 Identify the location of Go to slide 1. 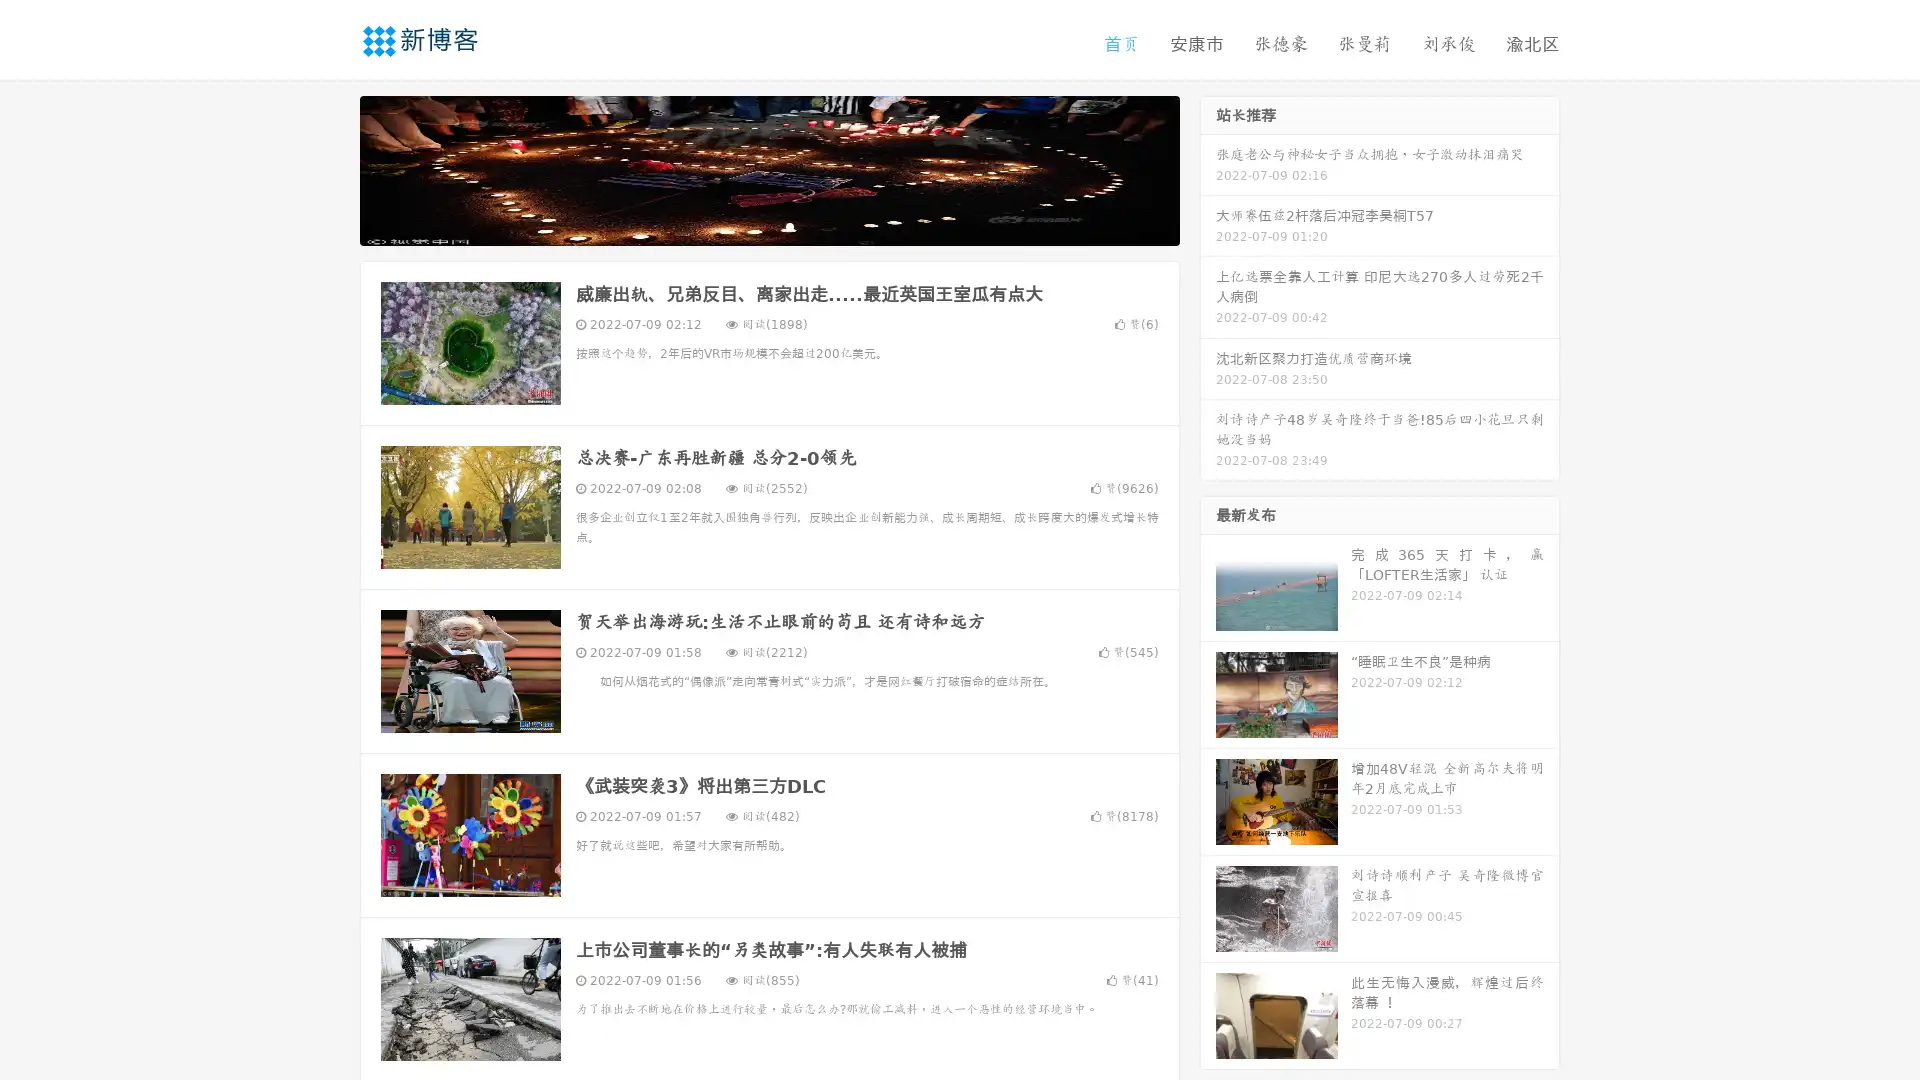
(748, 225).